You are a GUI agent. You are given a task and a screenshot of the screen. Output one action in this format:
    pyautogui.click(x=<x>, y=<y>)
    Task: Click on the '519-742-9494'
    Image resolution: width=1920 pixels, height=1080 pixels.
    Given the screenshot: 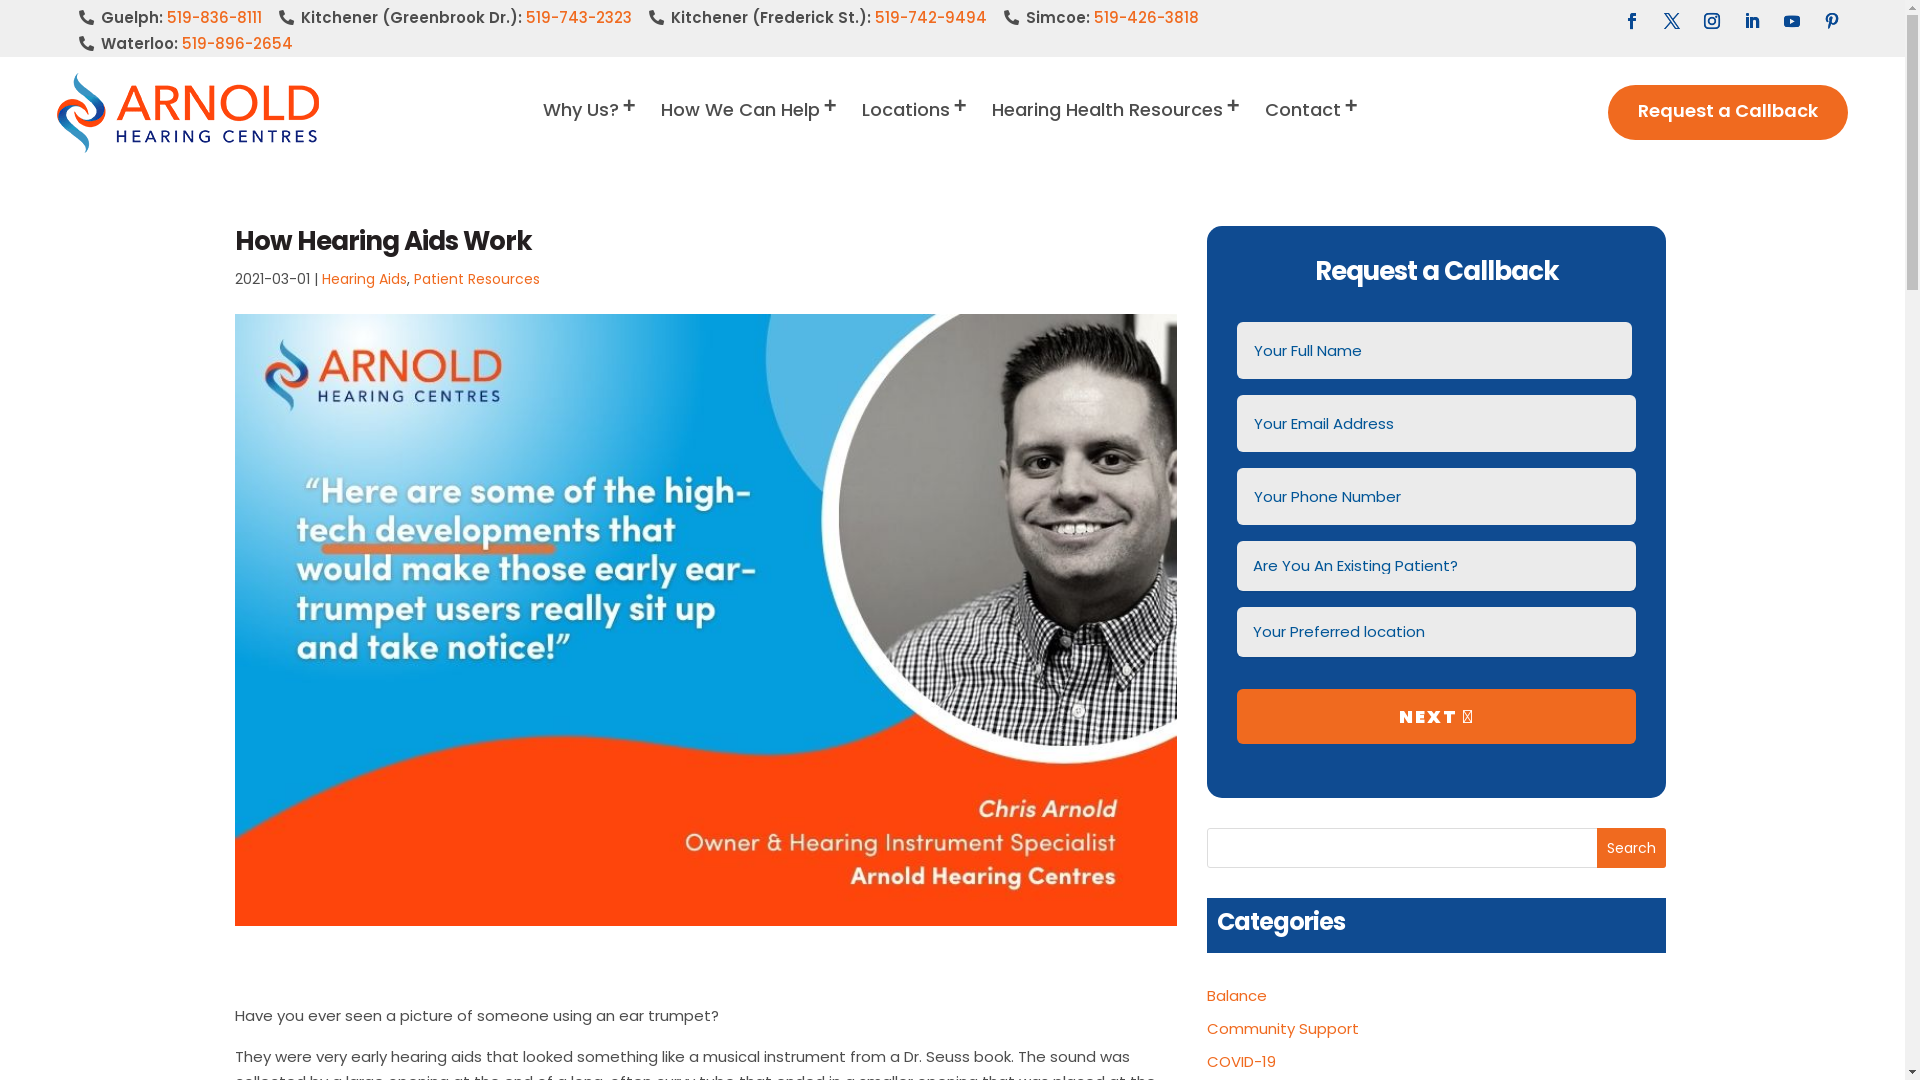 What is the action you would take?
    pyautogui.click(x=930, y=17)
    